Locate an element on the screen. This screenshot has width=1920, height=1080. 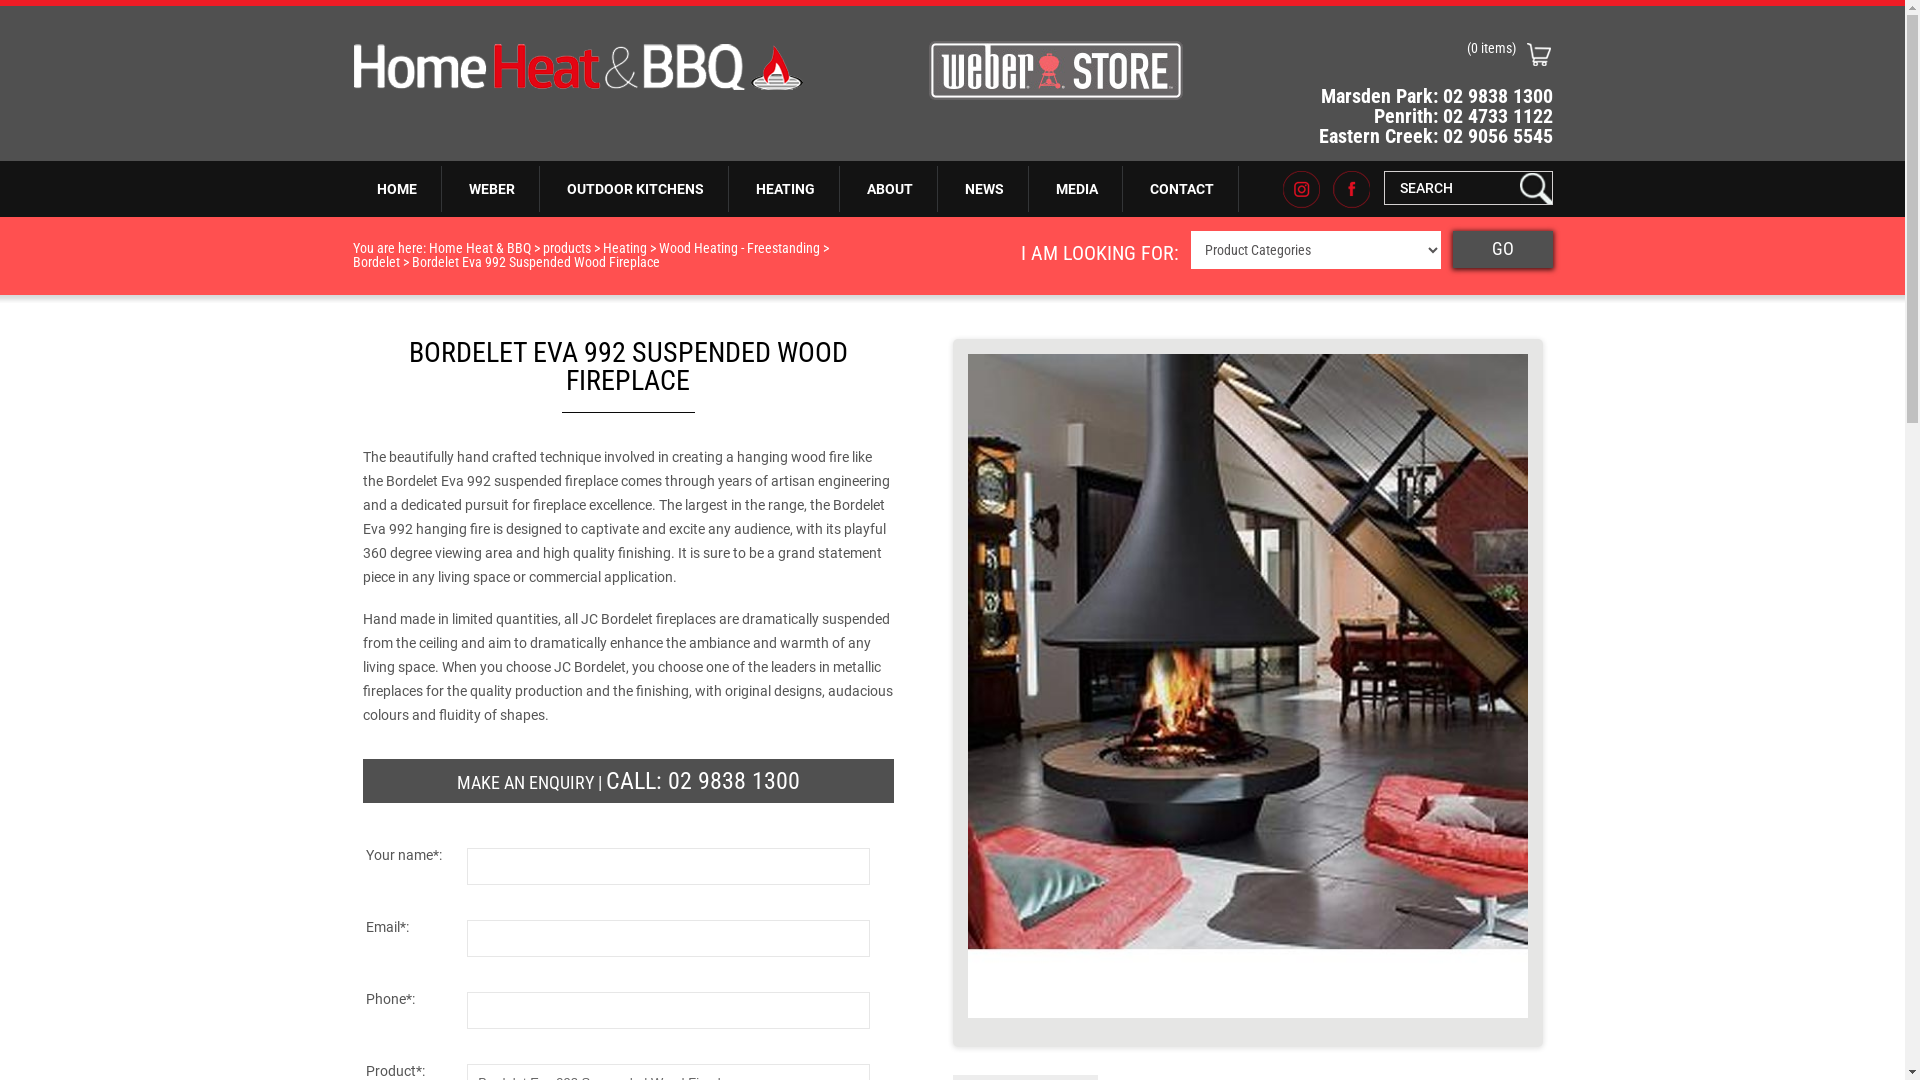
'Heating' is located at coordinates (623, 246).